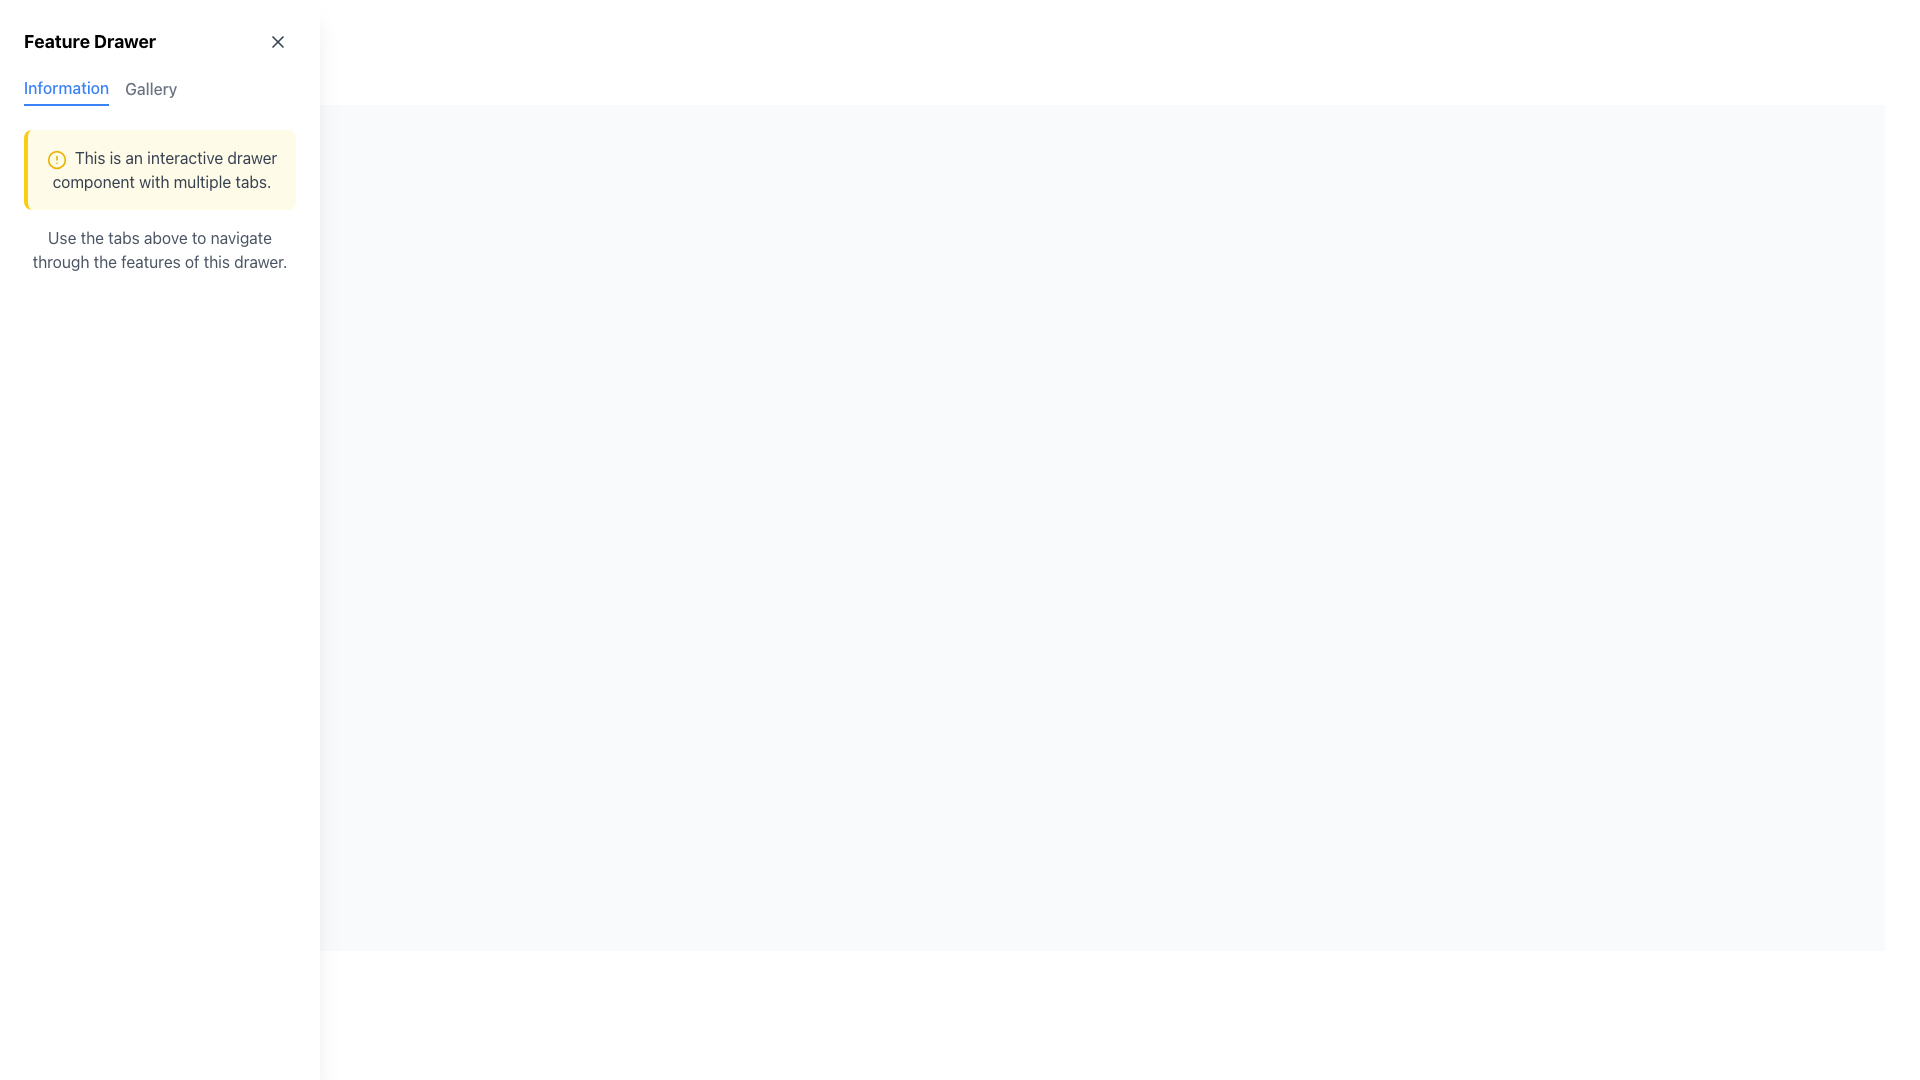  What do you see at coordinates (277, 42) in the screenshot?
I see `the small cross-shaped icon styled as an outlined 'X' located in the top-right corner of the 'Feature Drawer'` at bounding box center [277, 42].